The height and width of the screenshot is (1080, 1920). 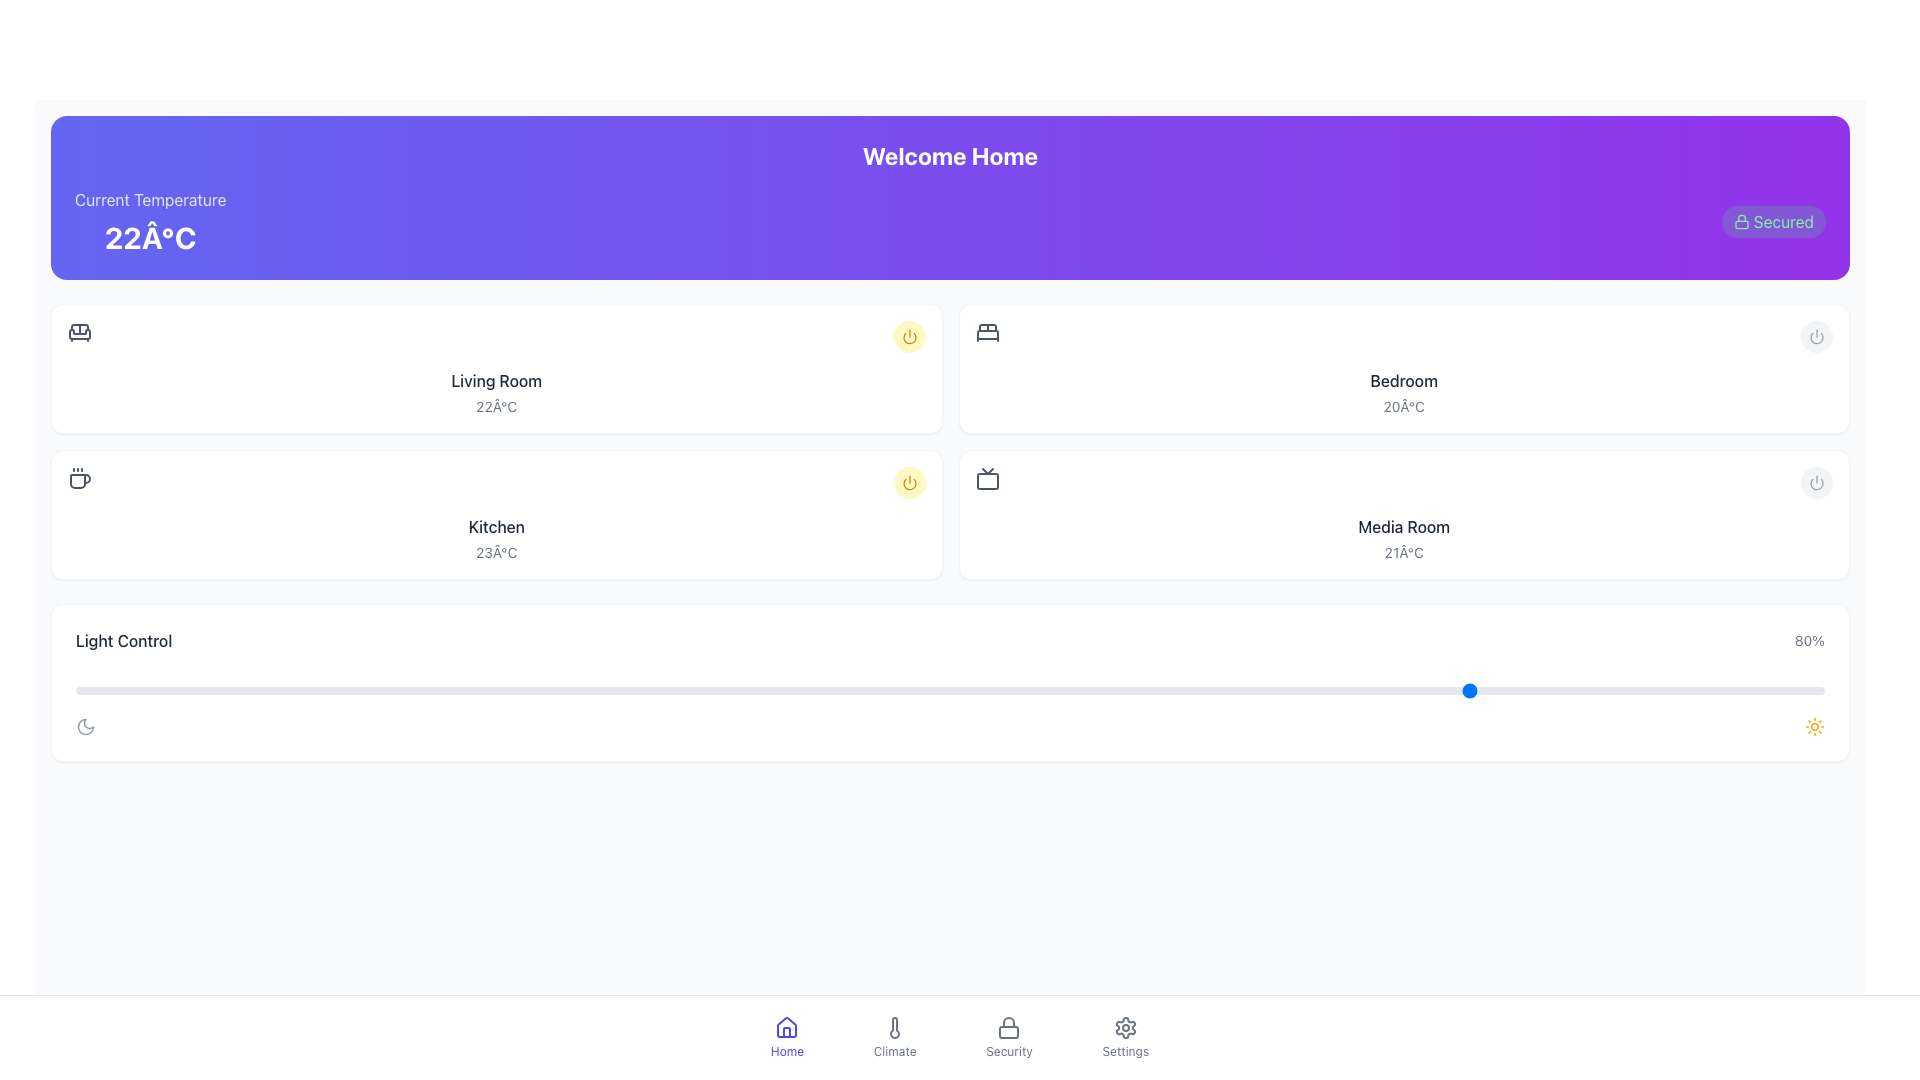 What do you see at coordinates (1125, 1028) in the screenshot?
I see `the cogwheel icon located in the bottom navigation bar, which is the fourth icon from the left` at bounding box center [1125, 1028].